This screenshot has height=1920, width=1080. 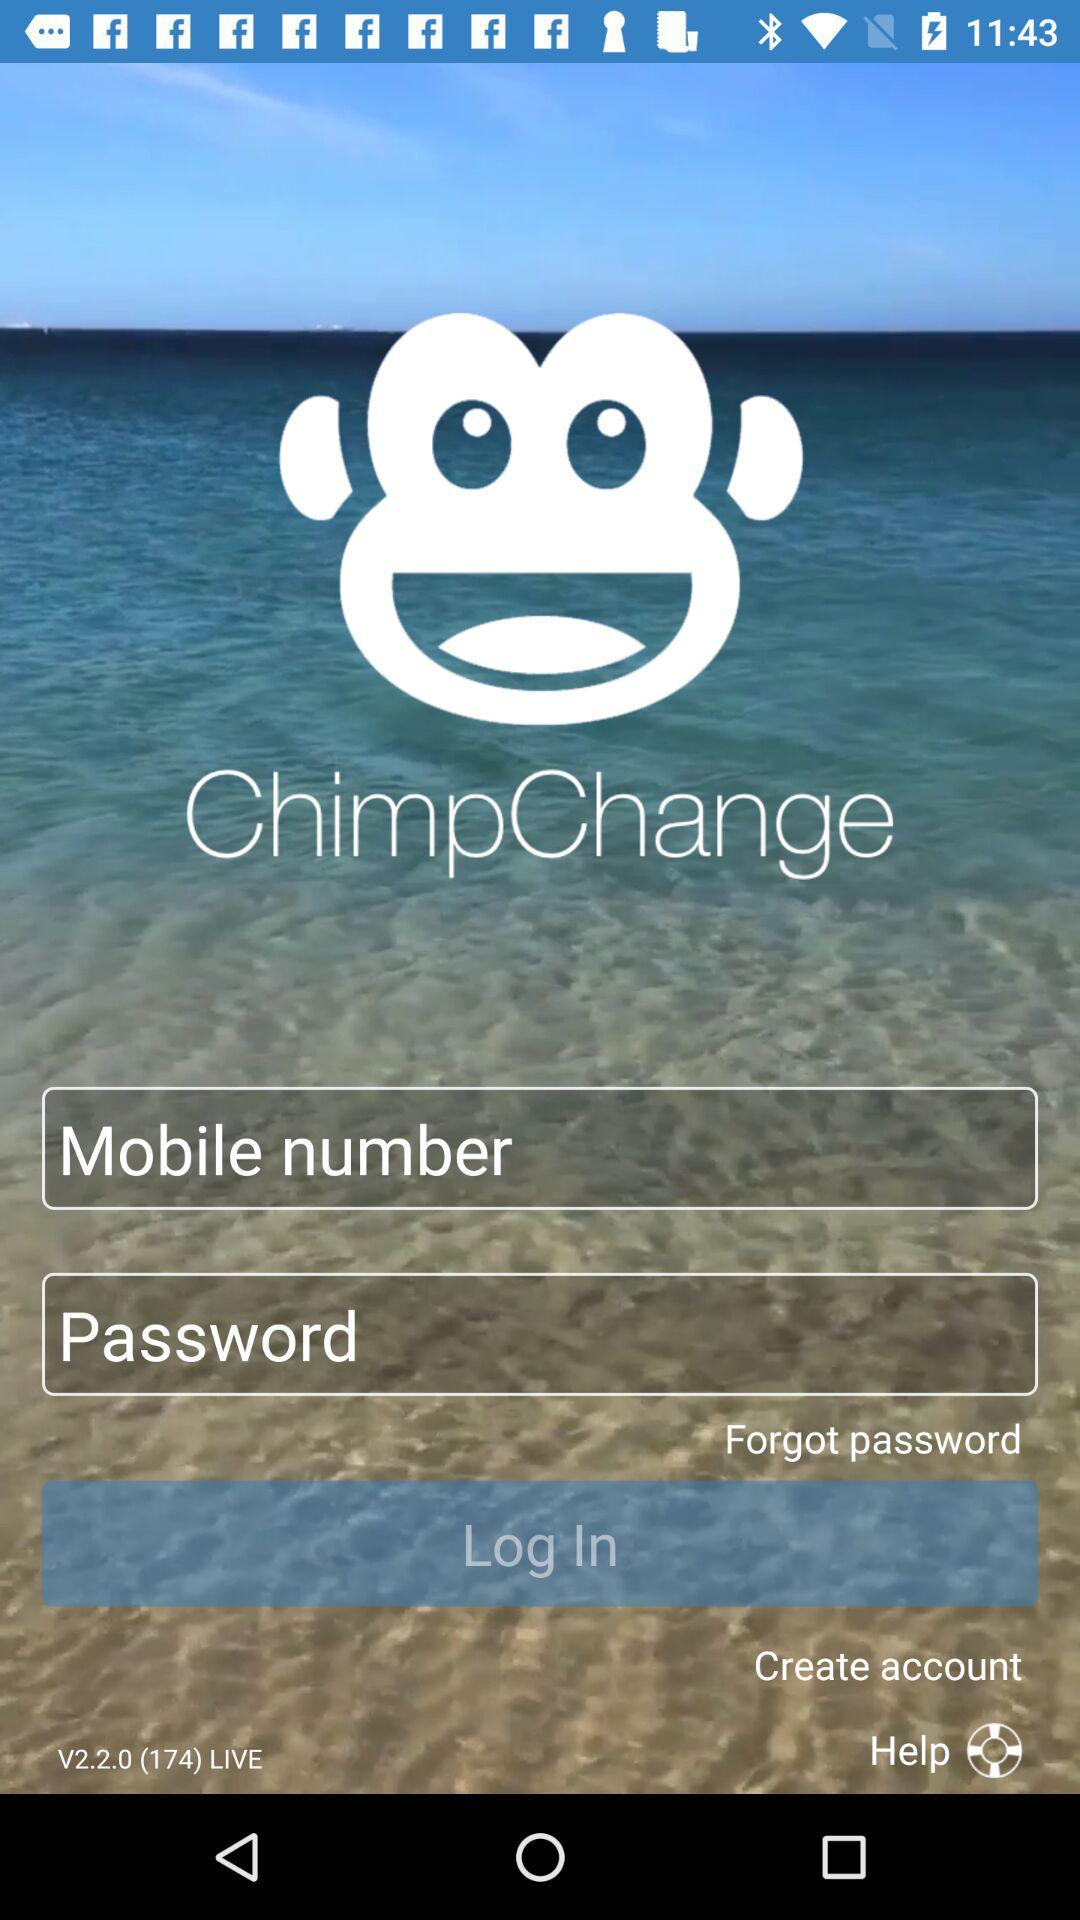 I want to click on type the password, so click(x=540, y=1334).